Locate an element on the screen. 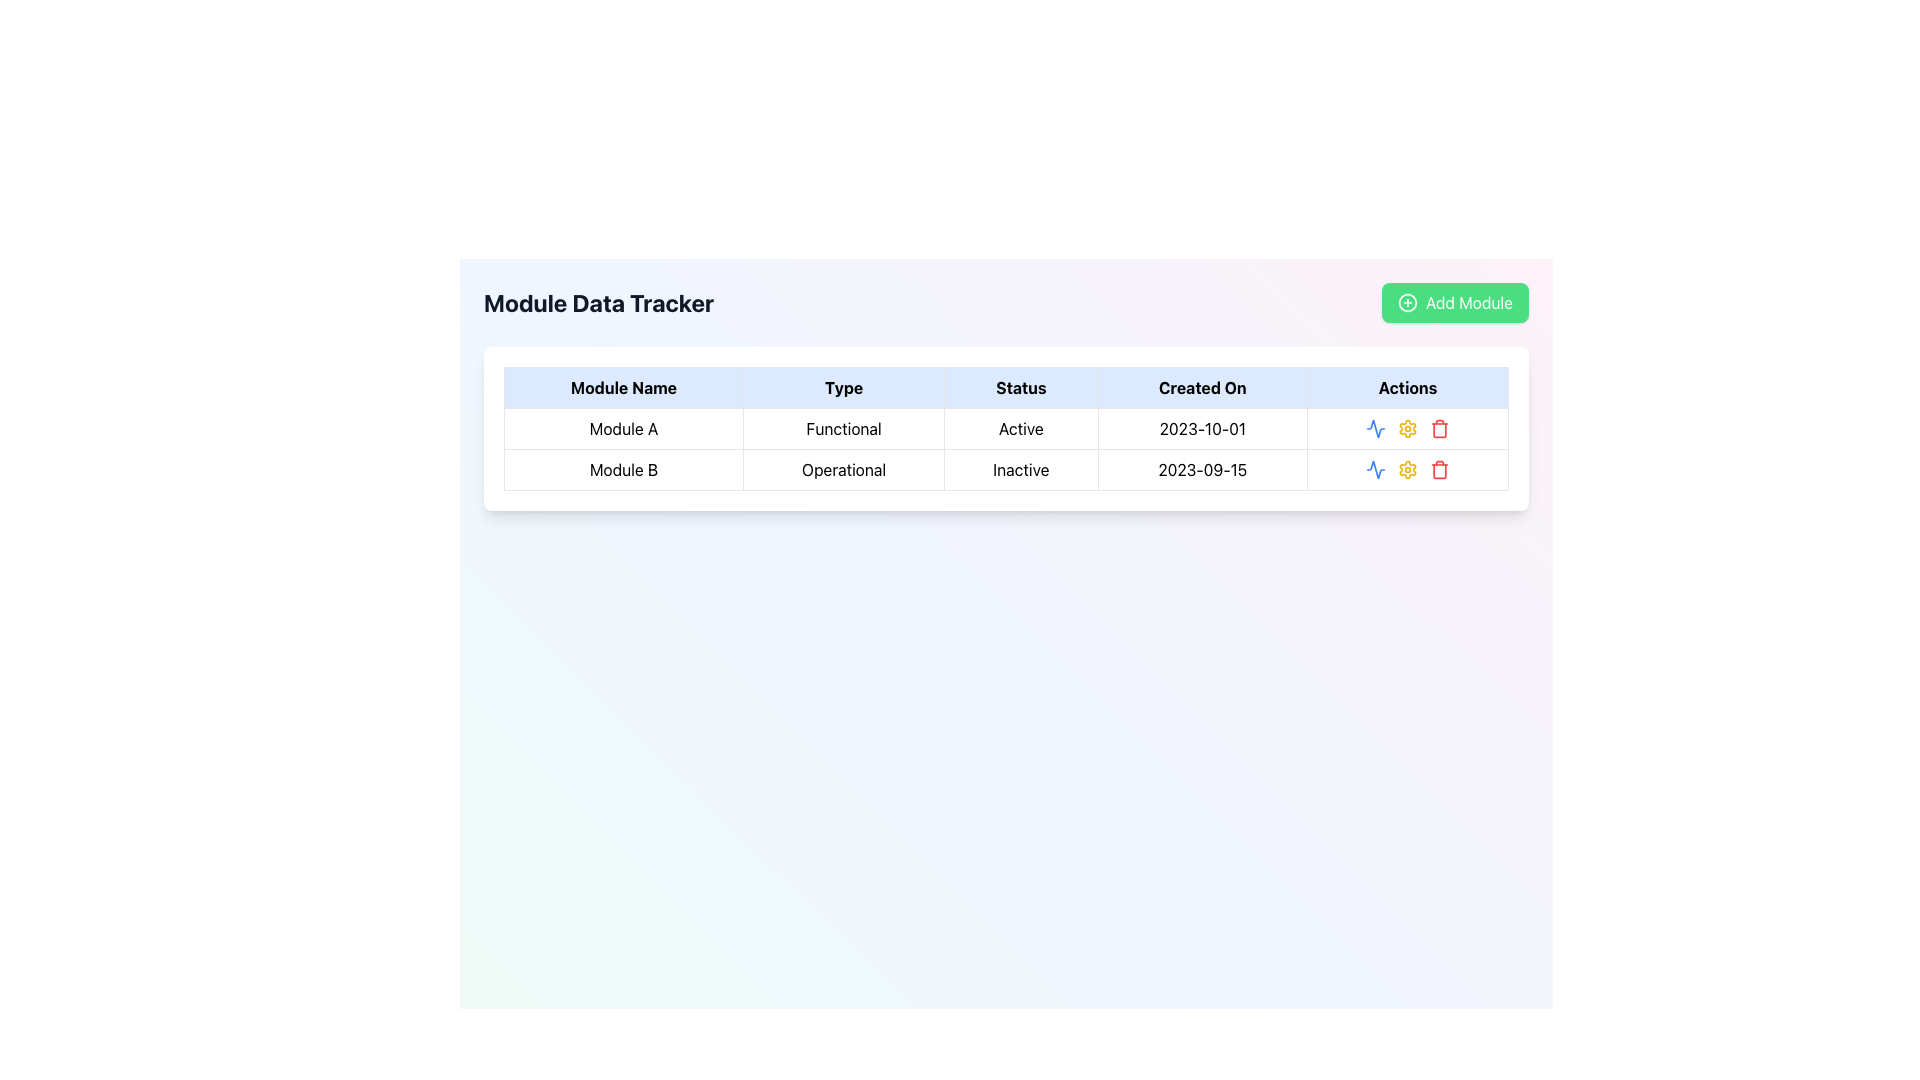 The height and width of the screenshot is (1080, 1920). the first header cell of the table, which indicates the column for module names in the 'Module Data Tracker' interface is located at coordinates (623, 388).